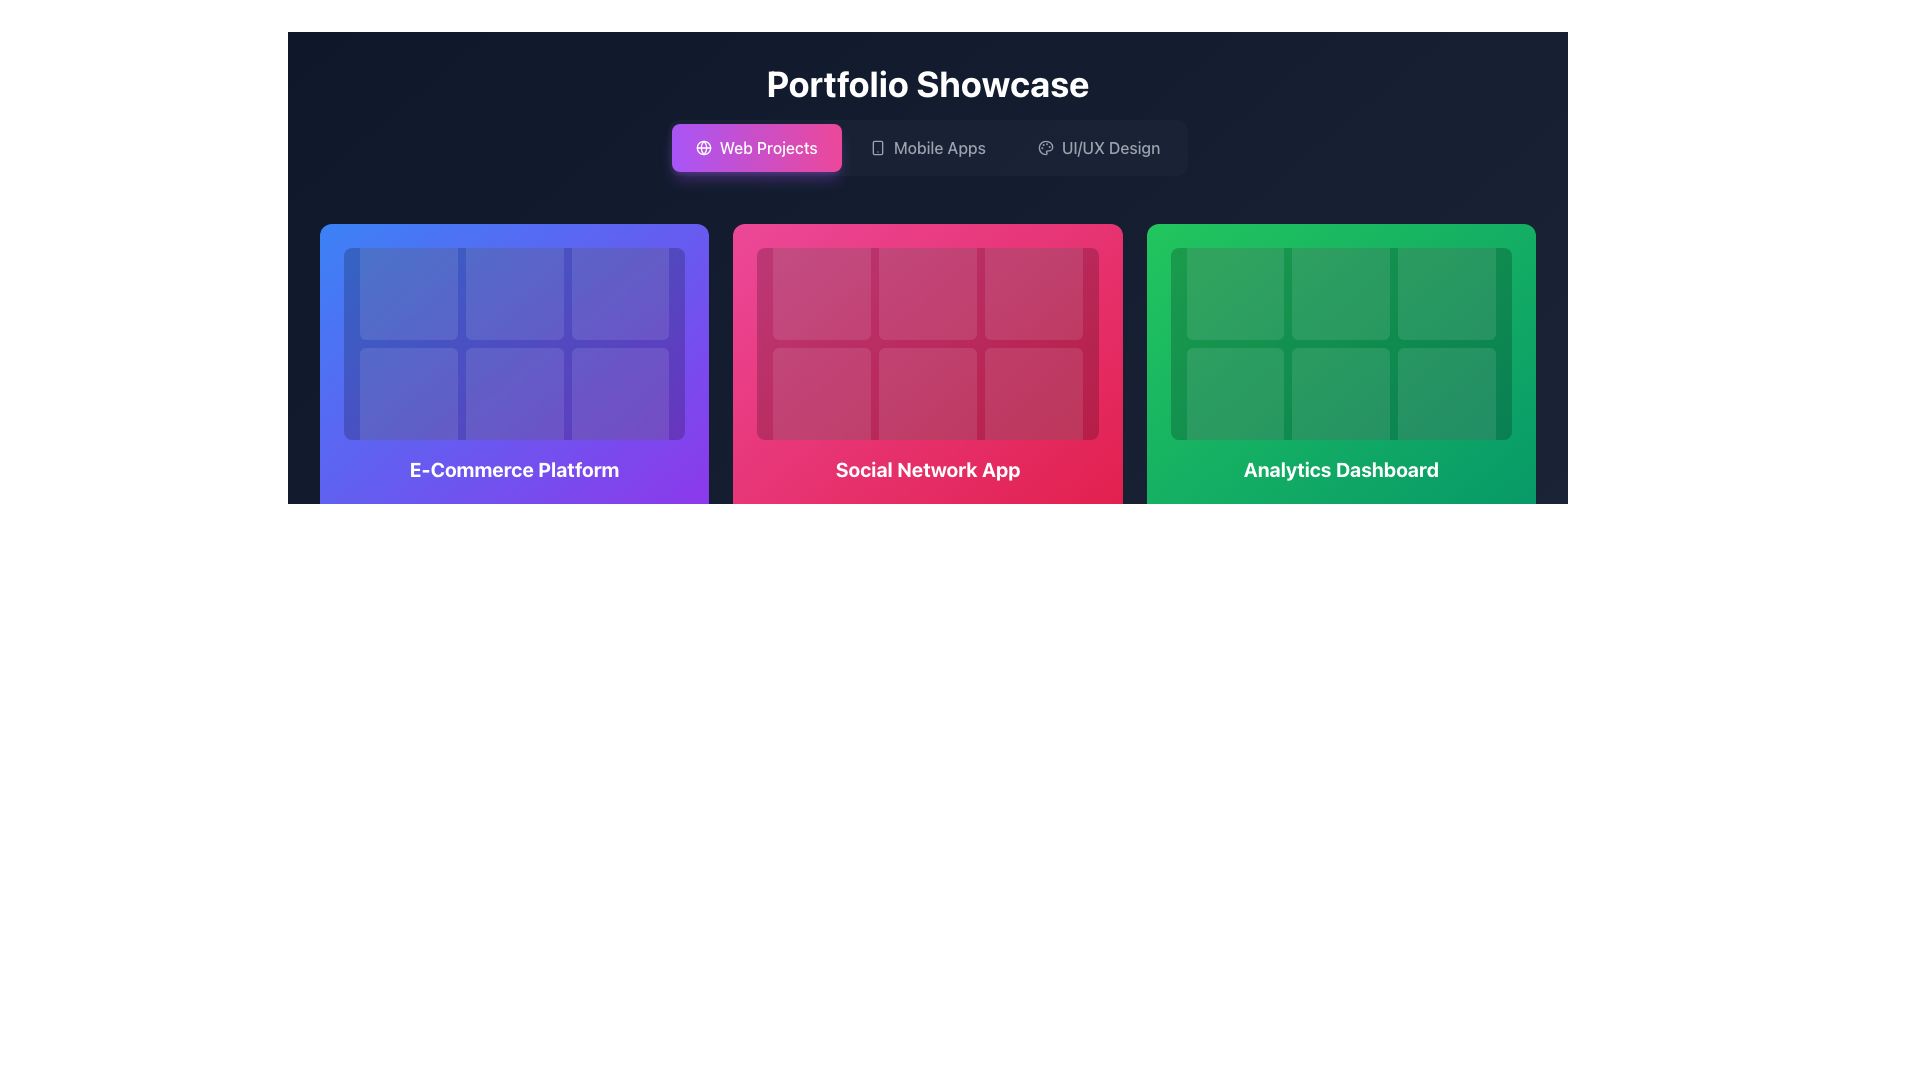 The image size is (1920, 1080). I want to click on the 'Web Projects' text label, so click(767, 146).